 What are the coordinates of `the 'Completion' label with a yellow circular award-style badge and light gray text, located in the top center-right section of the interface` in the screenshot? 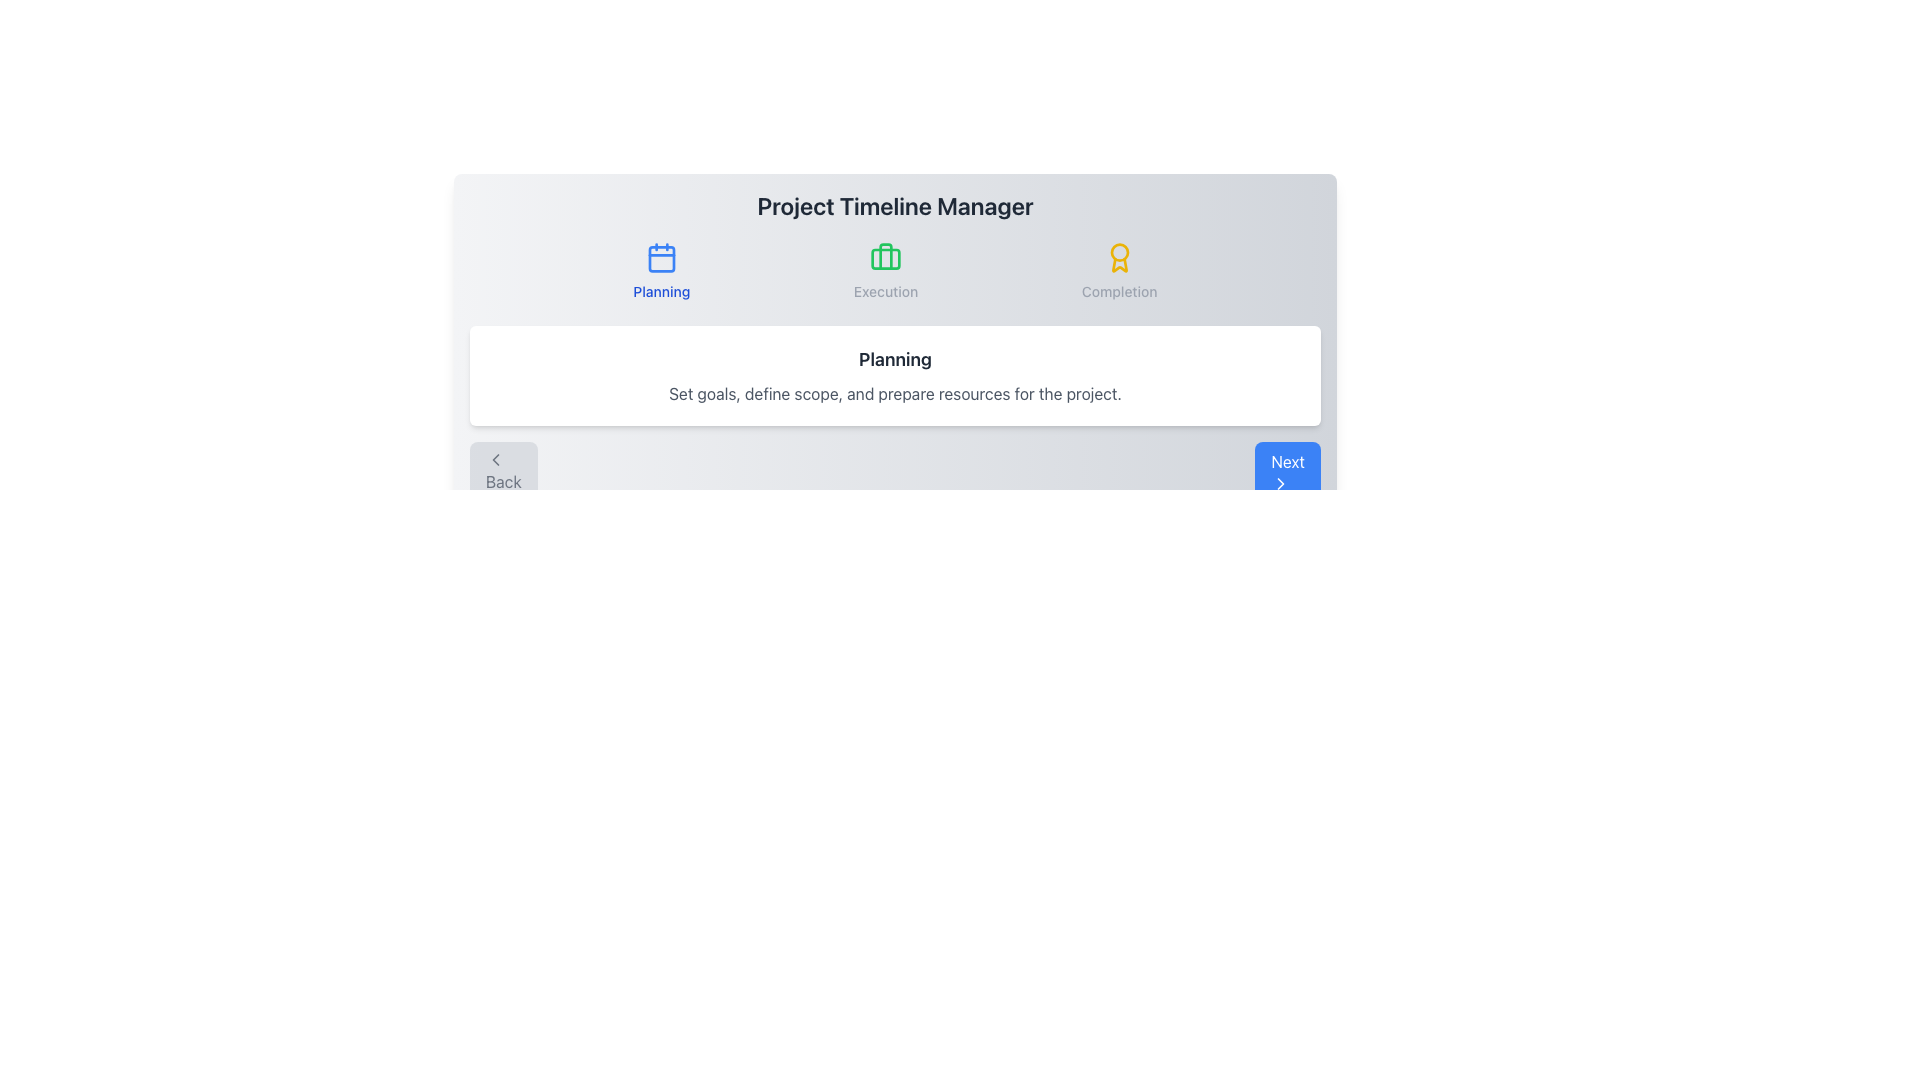 It's located at (1118, 272).